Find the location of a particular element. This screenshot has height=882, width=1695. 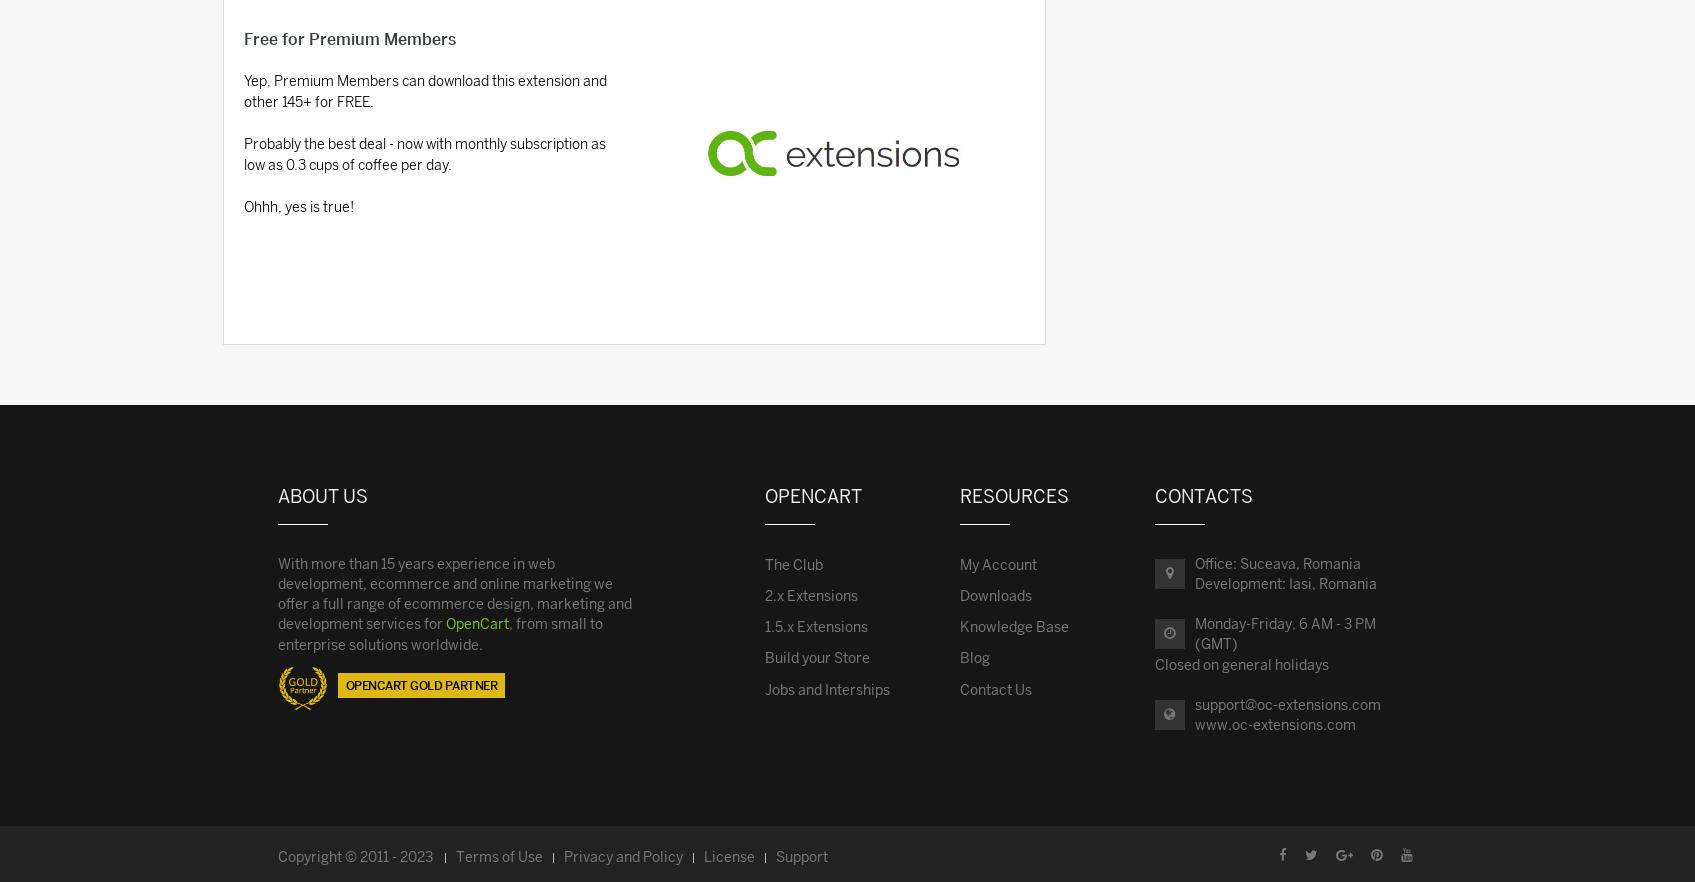

'Probably the best deal - now with monthly subscription as low as 0.3 cups of coffee per day.' is located at coordinates (423, 154).